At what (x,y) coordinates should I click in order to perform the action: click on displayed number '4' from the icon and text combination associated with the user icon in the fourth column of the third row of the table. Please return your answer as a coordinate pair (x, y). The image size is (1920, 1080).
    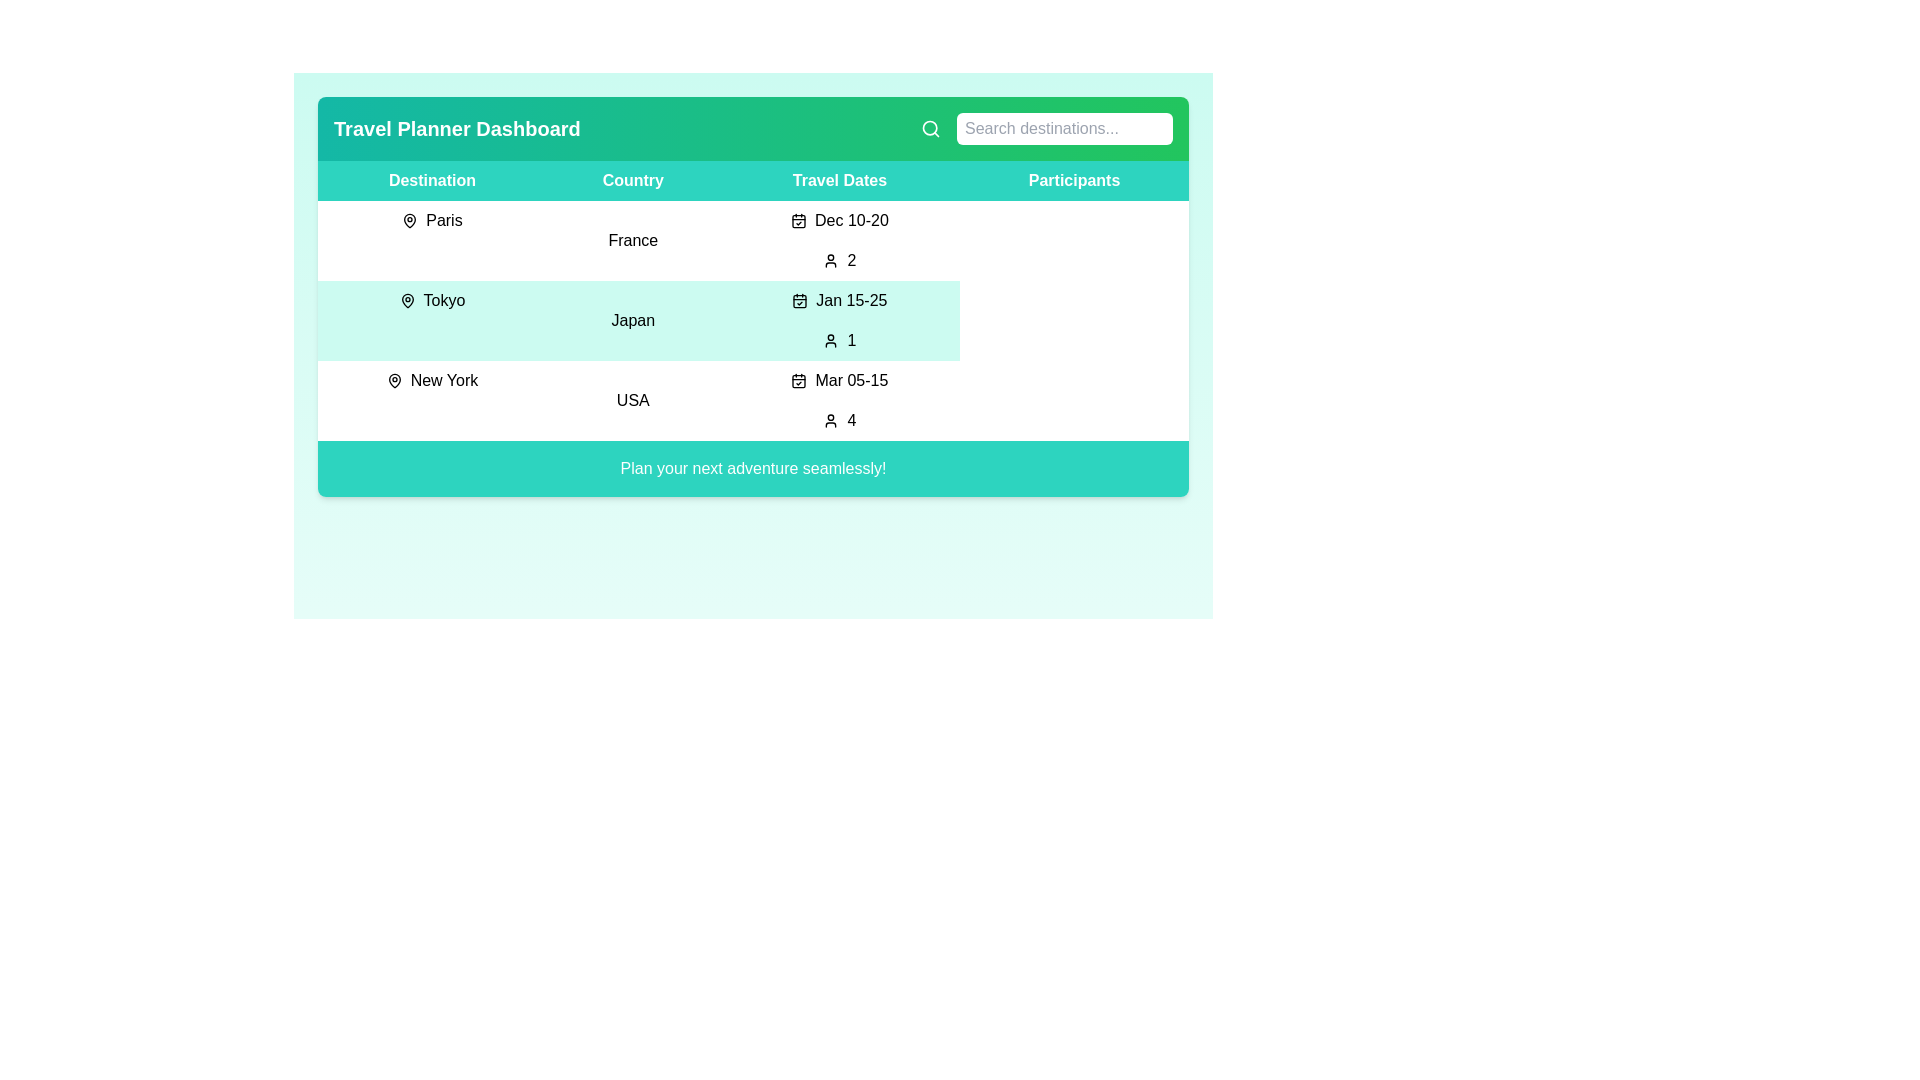
    Looking at the image, I should click on (840, 419).